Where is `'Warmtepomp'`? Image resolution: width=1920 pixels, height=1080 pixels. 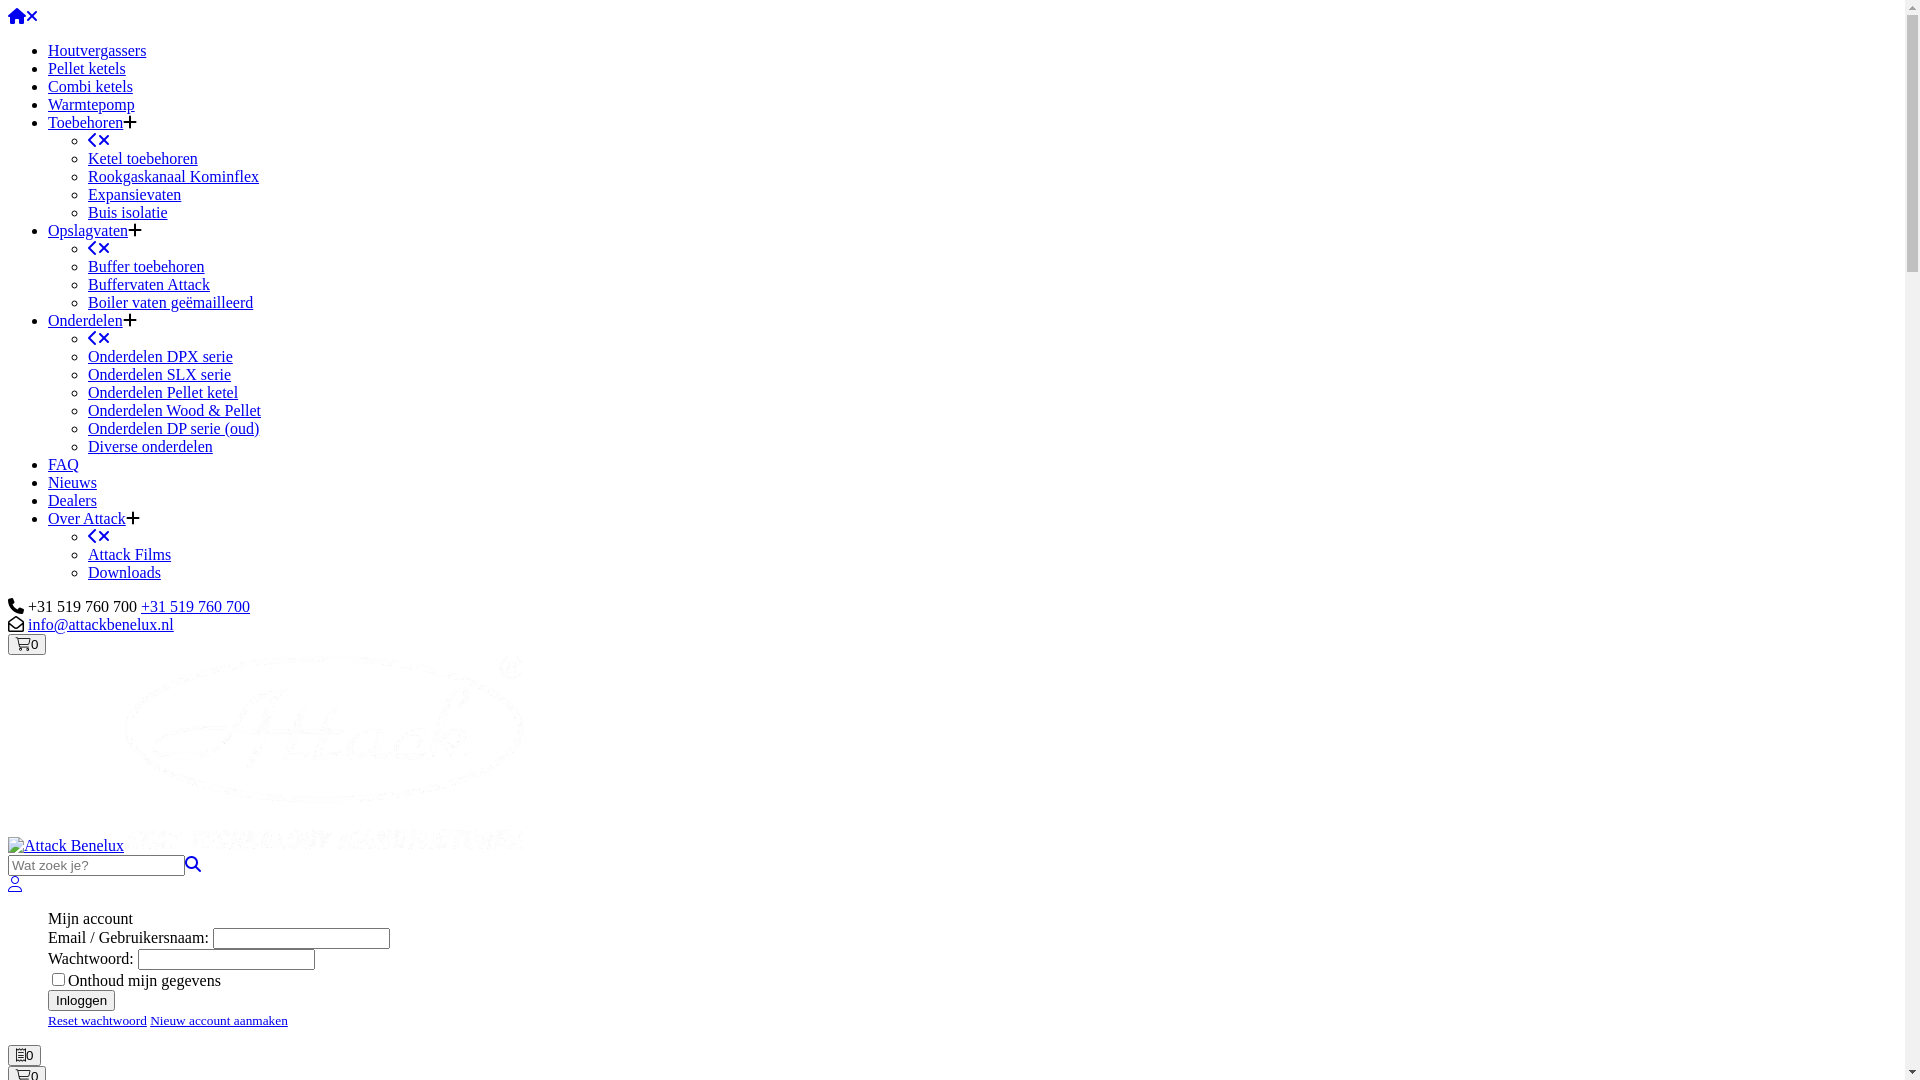
'Warmtepomp' is located at coordinates (90, 104).